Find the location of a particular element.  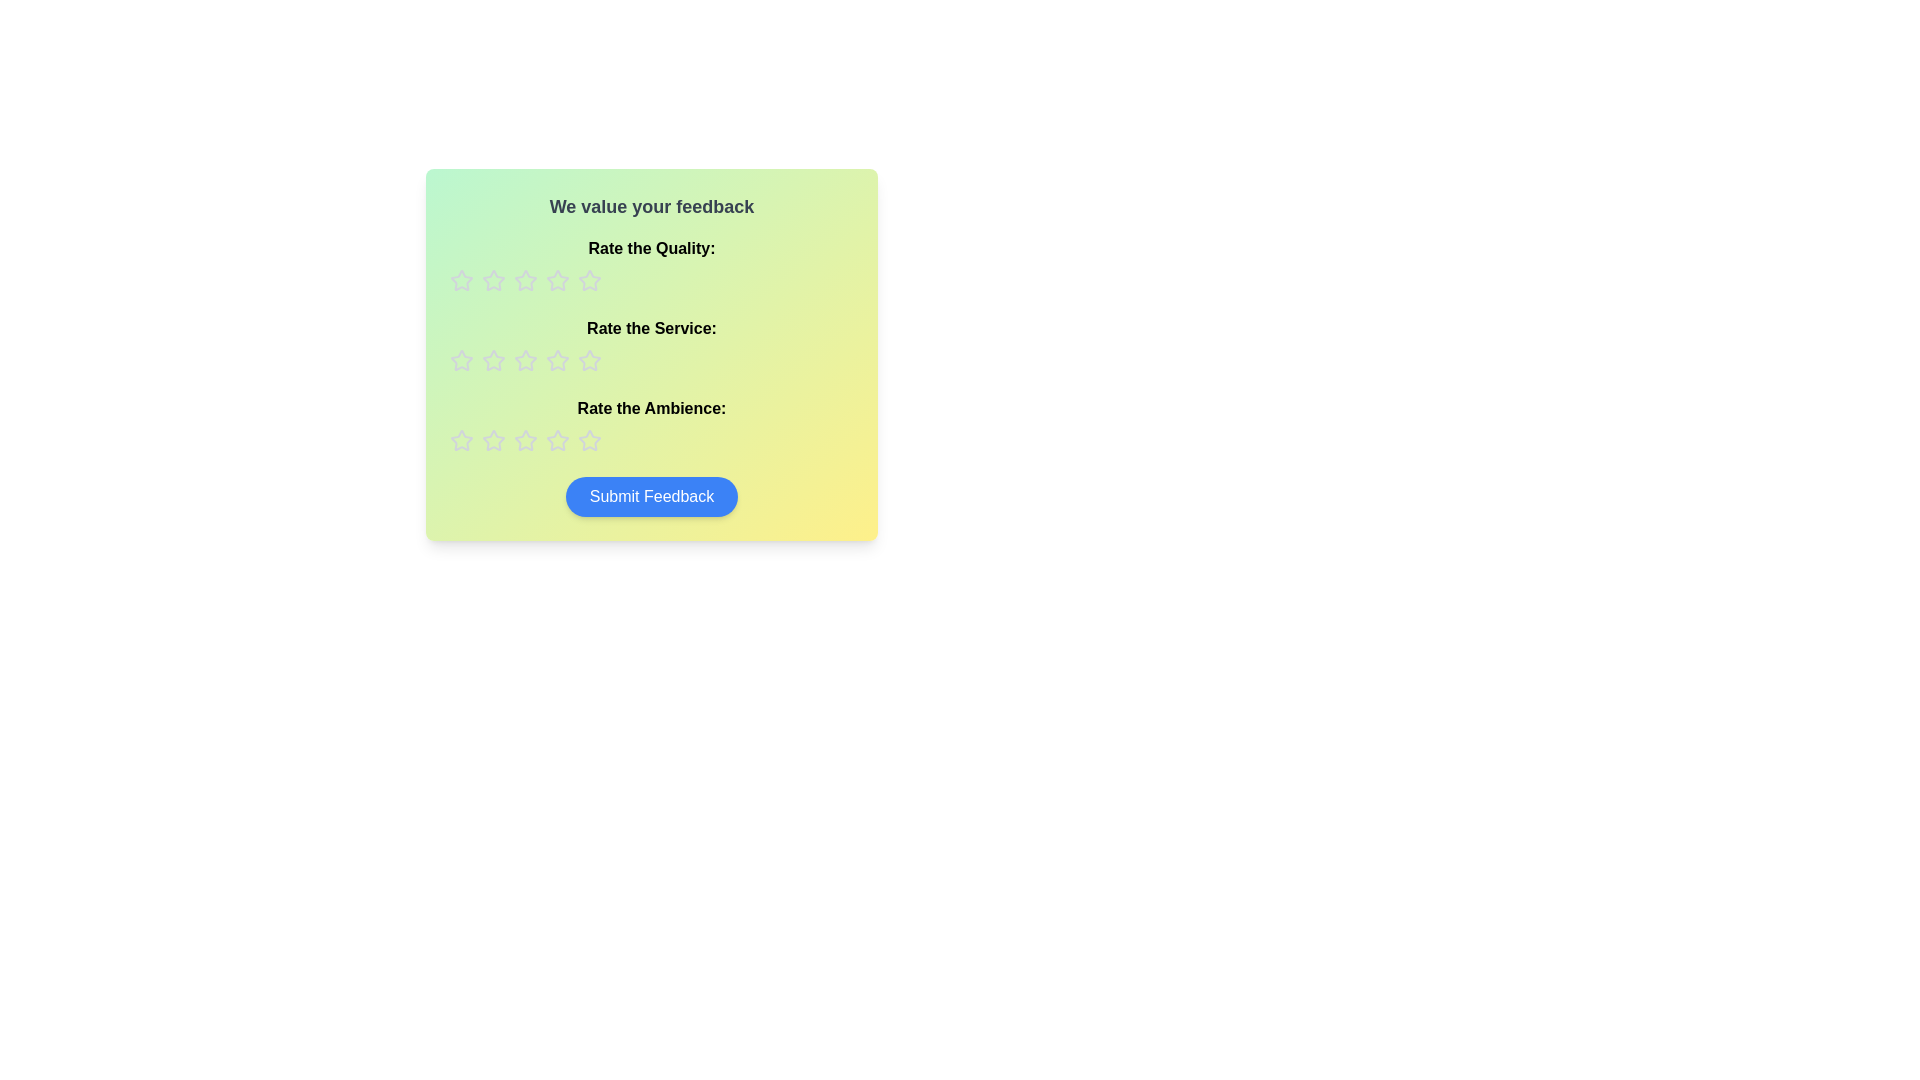

text from the heading labeled 'We value your feedback', which is styled in bold and located at the top of the feedback form is located at coordinates (652, 207).